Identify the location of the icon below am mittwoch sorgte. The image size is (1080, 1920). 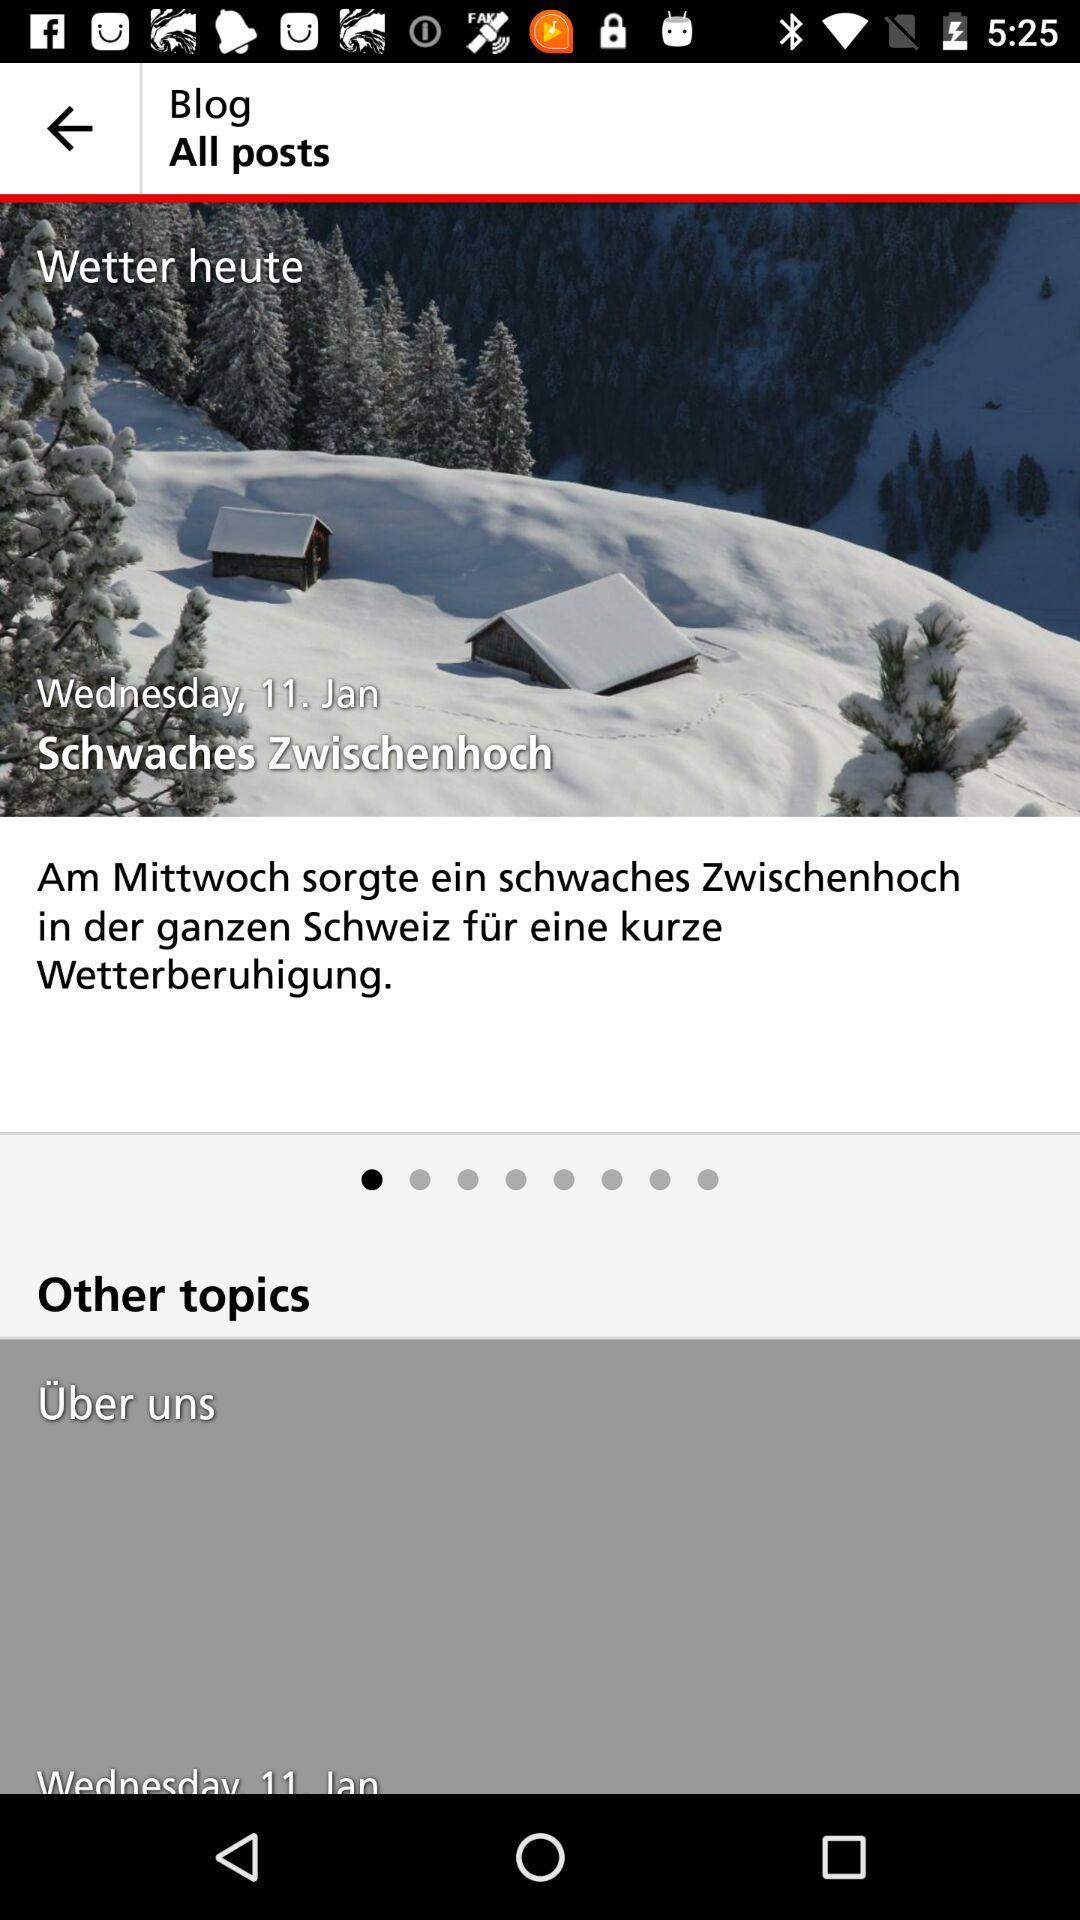
(563, 1179).